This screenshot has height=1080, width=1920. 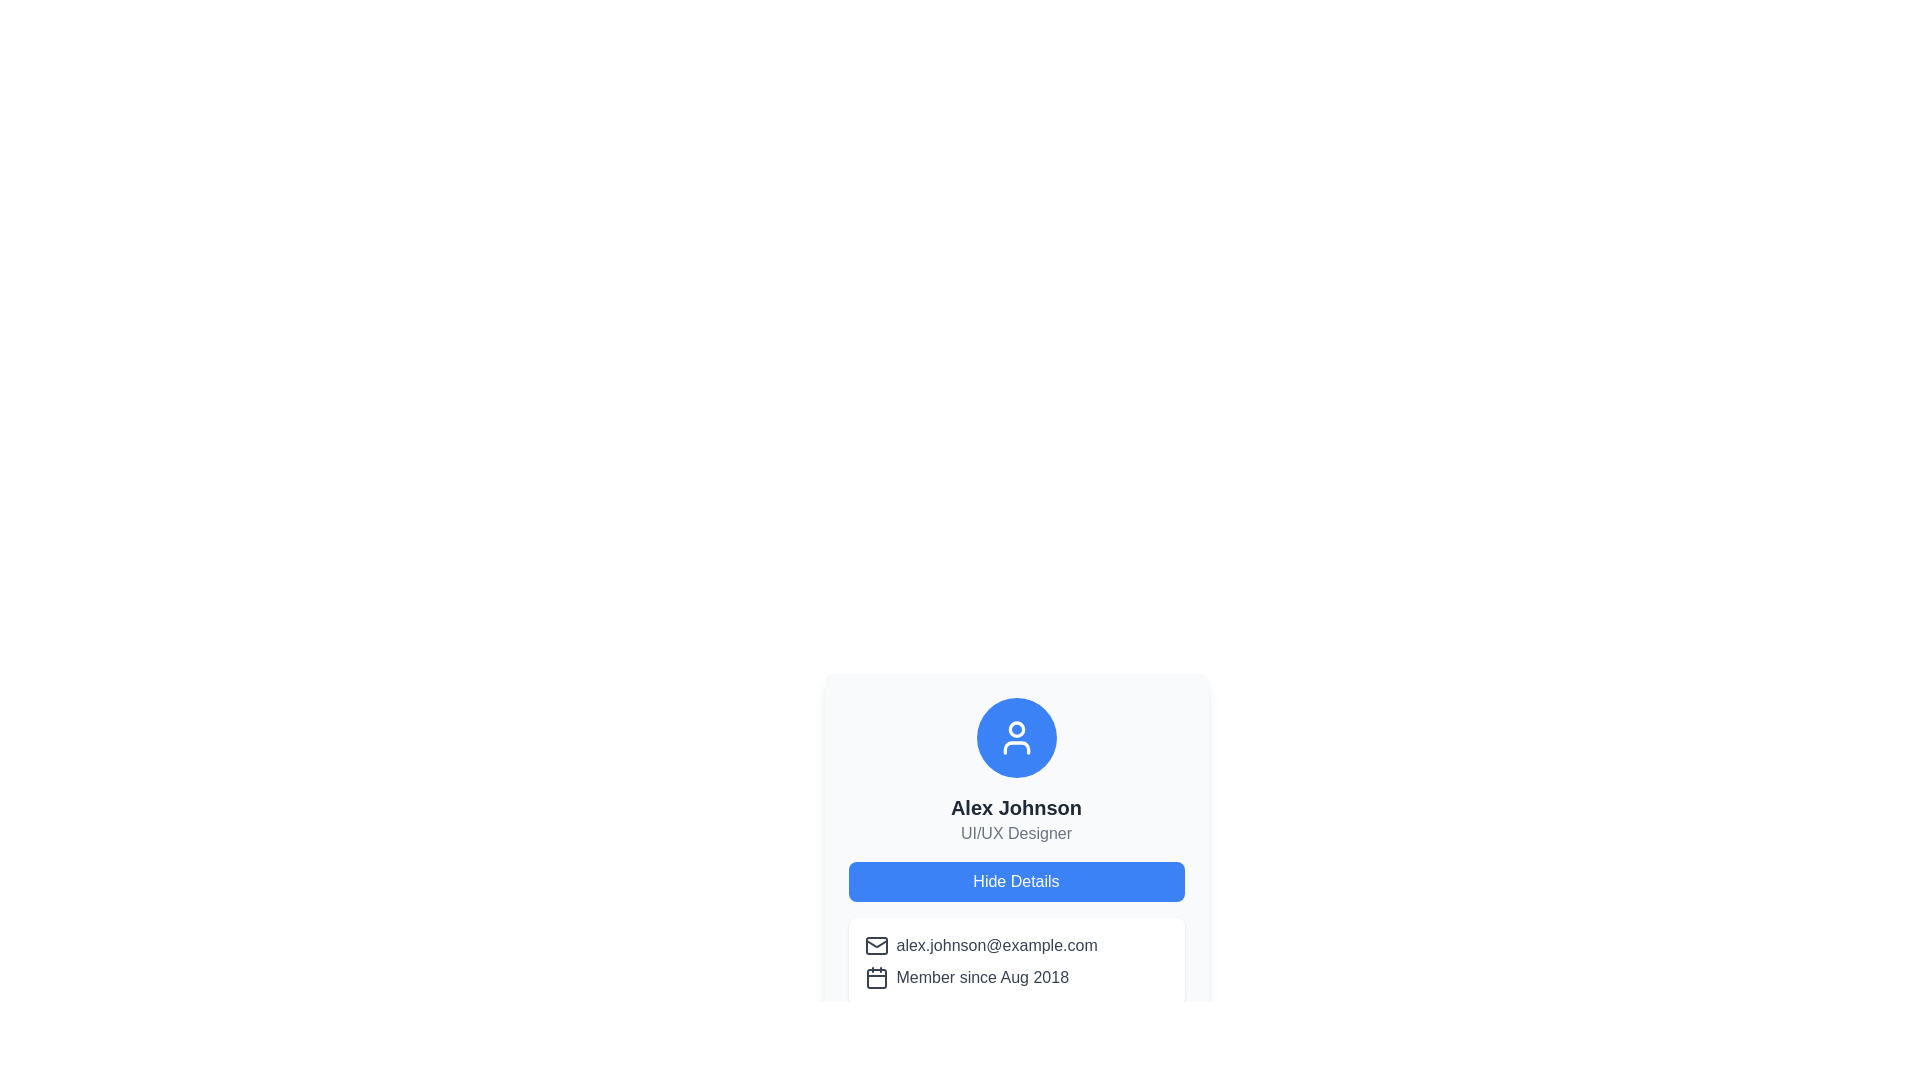 What do you see at coordinates (1016, 960) in the screenshot?
I see `the Informational card section that displays the email 'alex.johnson@example.com' and membership information 'Member since Aug 2018', located below the 'Hide Details' button in the user profile card` at bounding box center [1016, 960].